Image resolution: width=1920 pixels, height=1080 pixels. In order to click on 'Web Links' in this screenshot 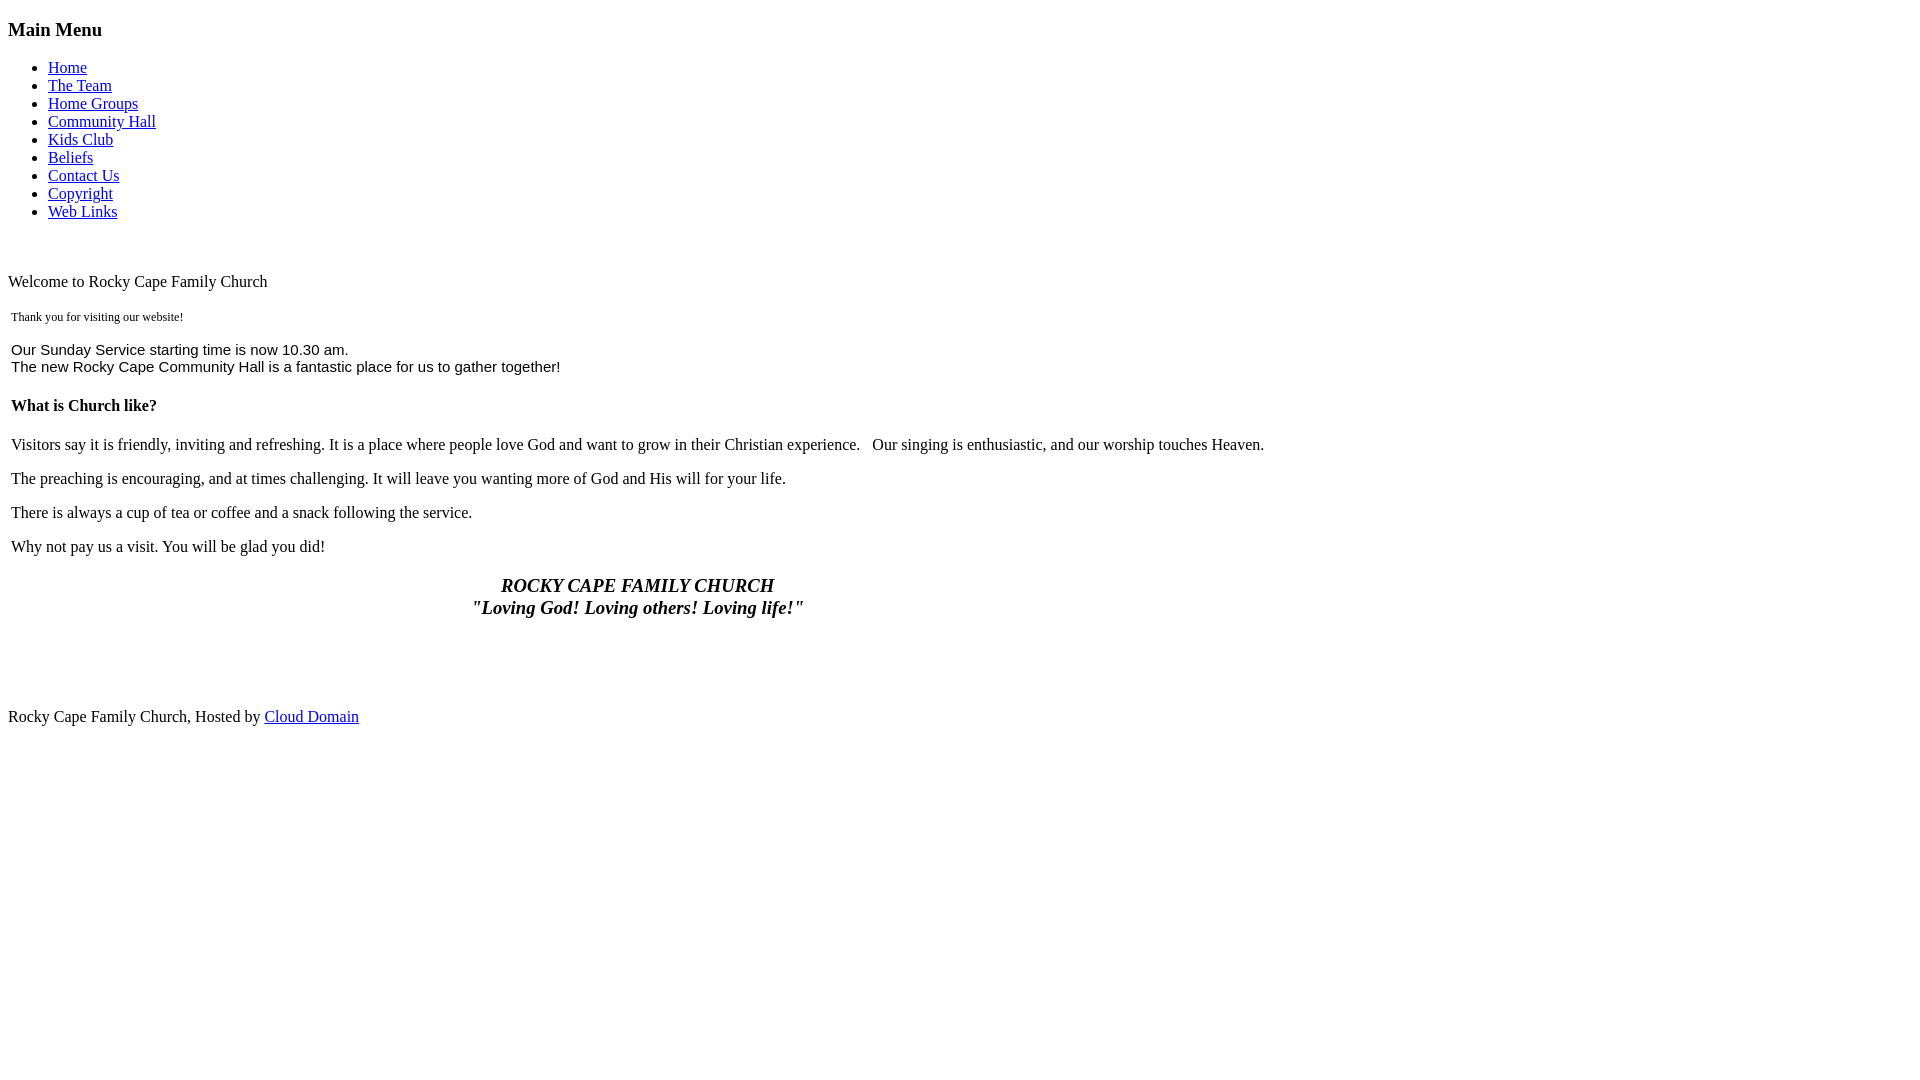, I will do `click(81, 211)`.